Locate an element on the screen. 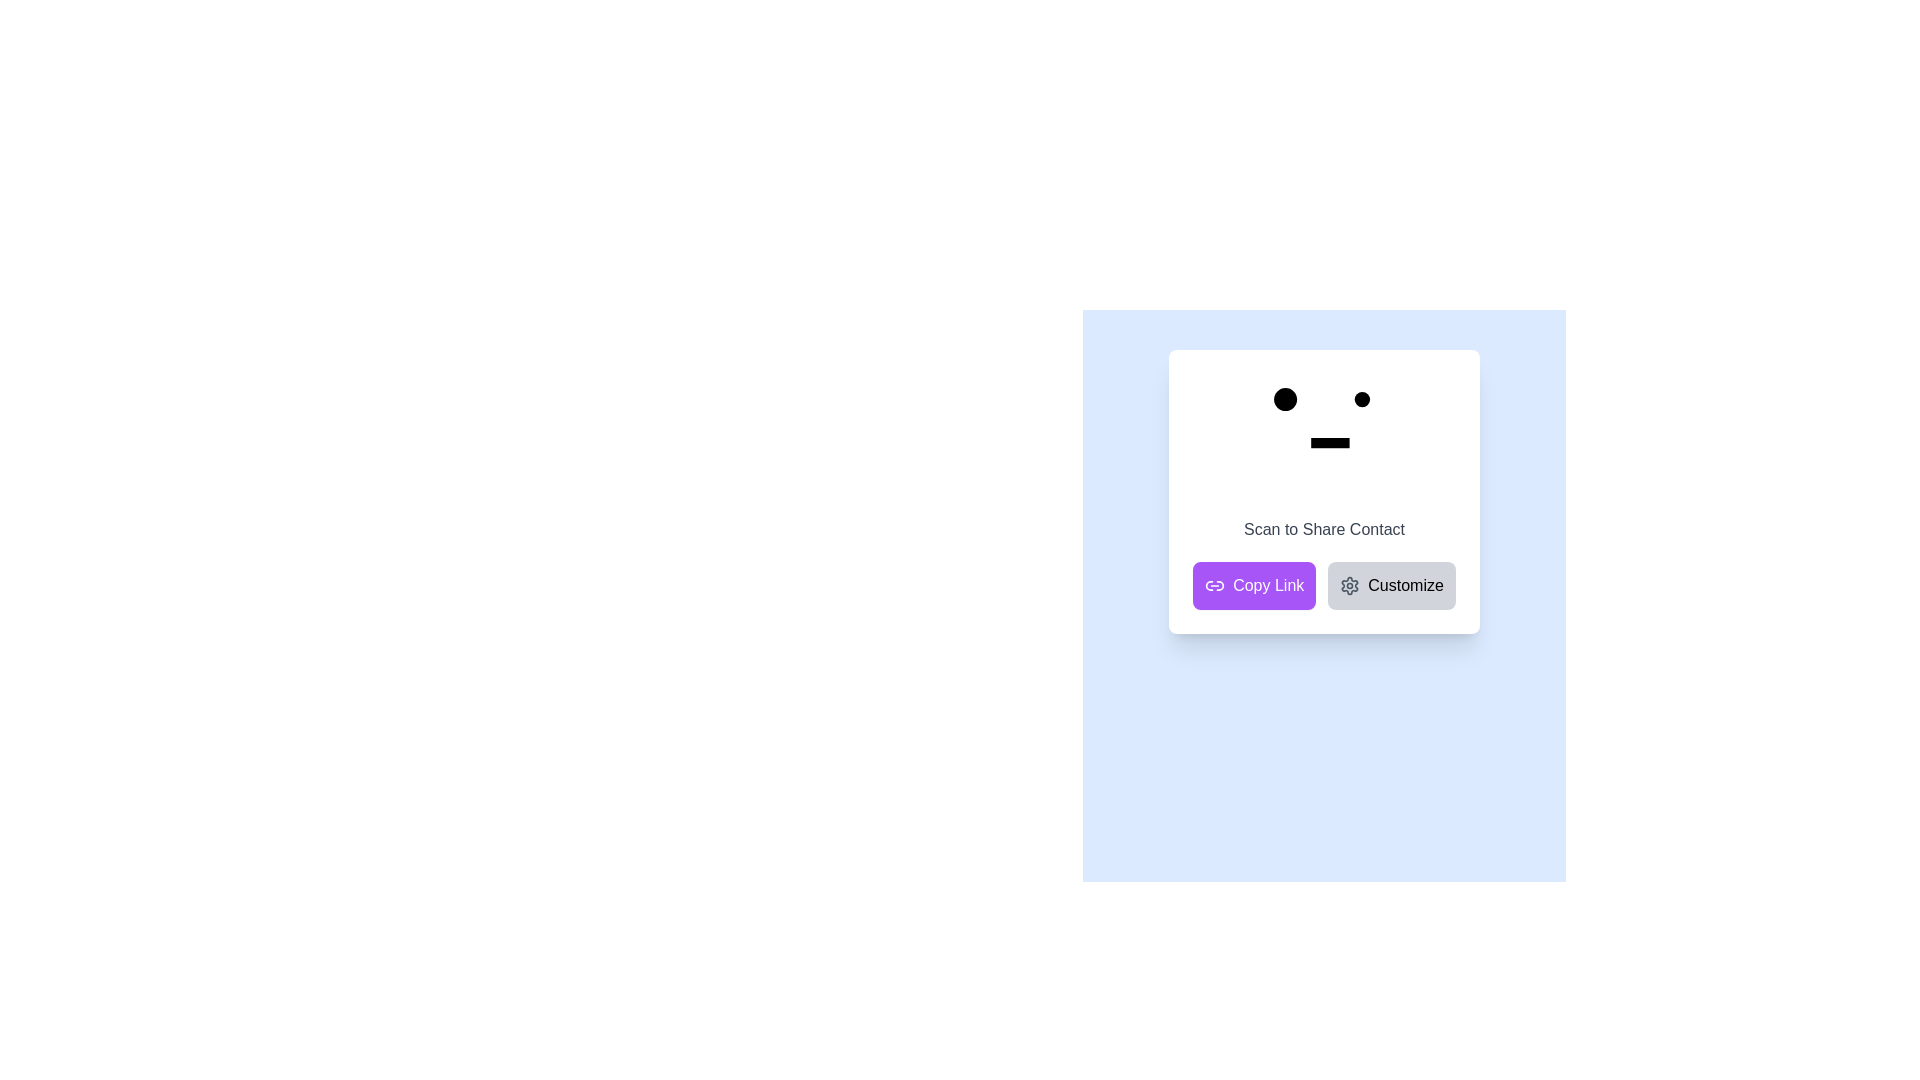  the first button in the group, located to the left of the 'Customize' button, to copy the link associated with 'Scan to Share Contact' is located at coordinates (1253, 585).